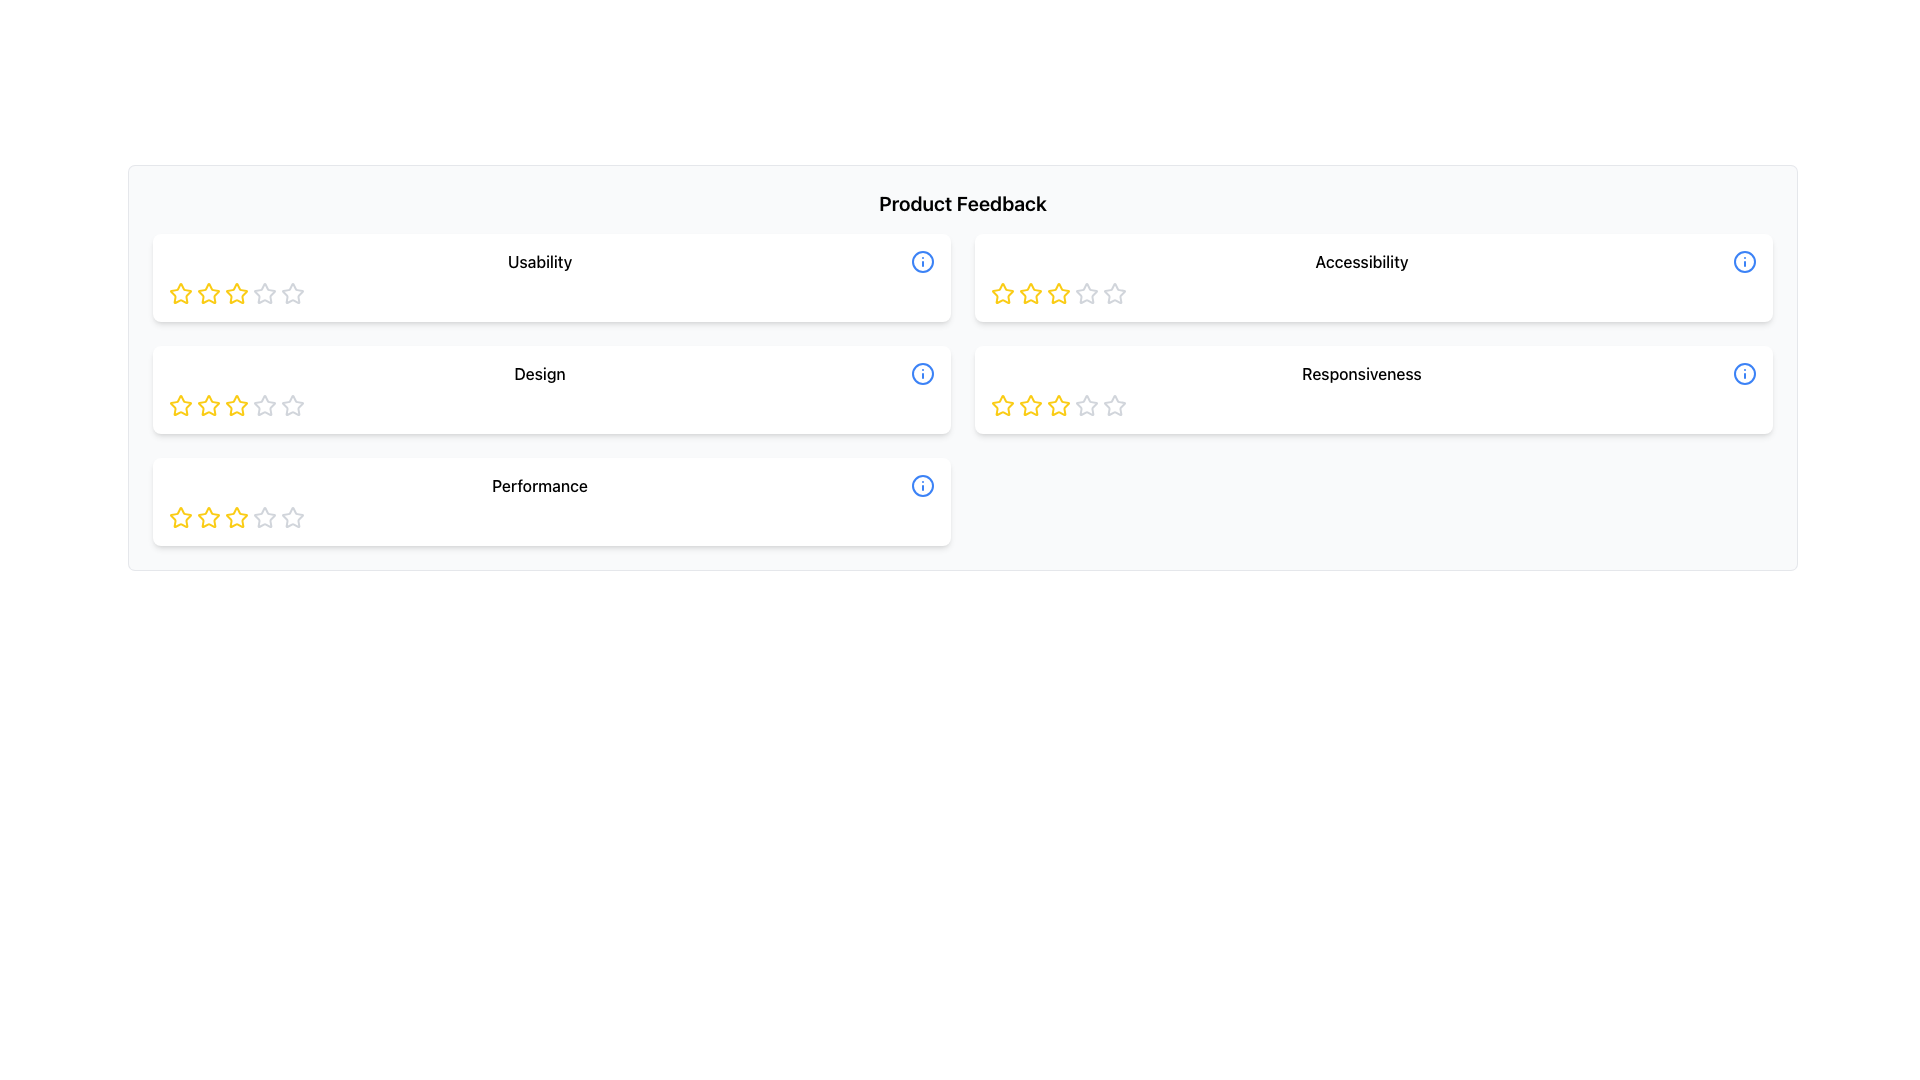 The image size is (1920, 1080). I want to click on the fifth unselected rating star in the Accessibility category of the Product Feedback interface, so click(1113, 293).